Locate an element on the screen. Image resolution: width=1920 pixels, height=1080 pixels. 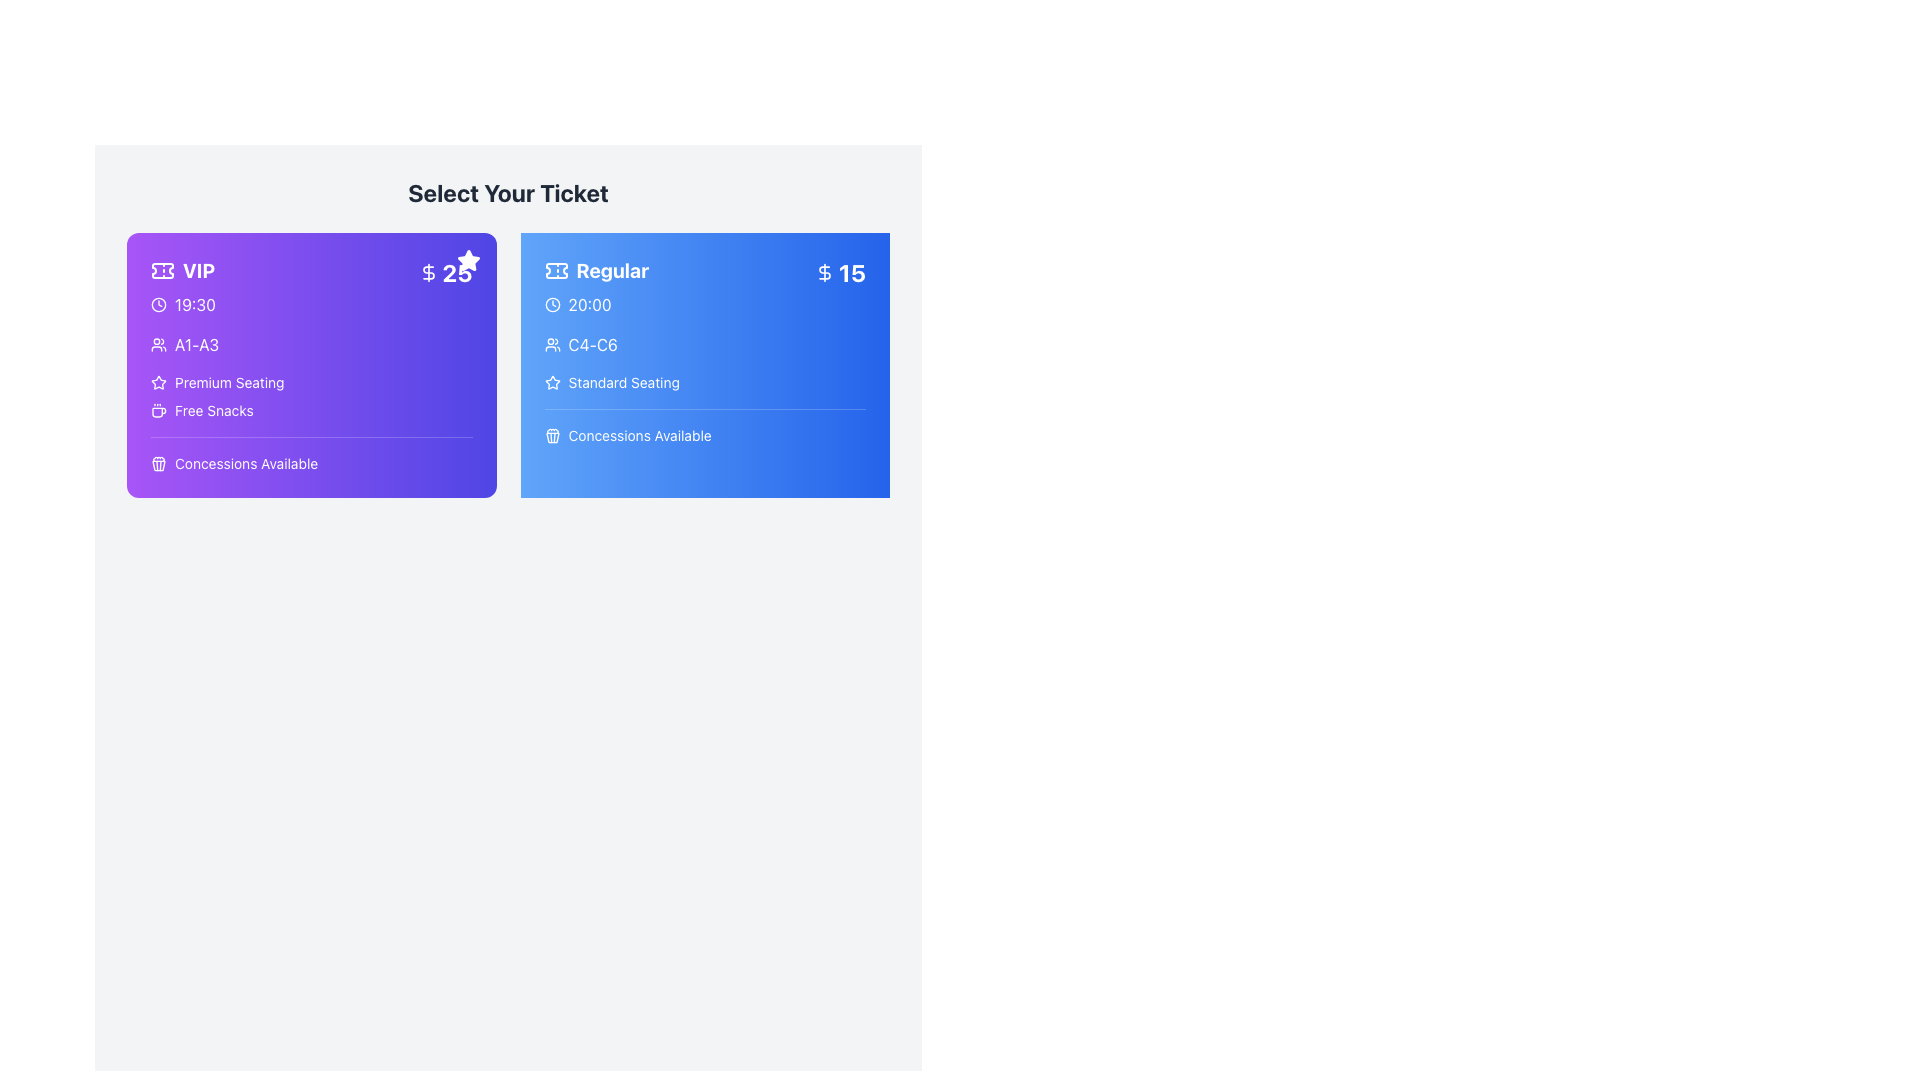
the feature description of the first row indicating premium seating availability for the 'VIP' ticket option, which is positioned between the 'A1-A3' seat information and the 'Free Snacks' label is located at coordinates (310, 382).